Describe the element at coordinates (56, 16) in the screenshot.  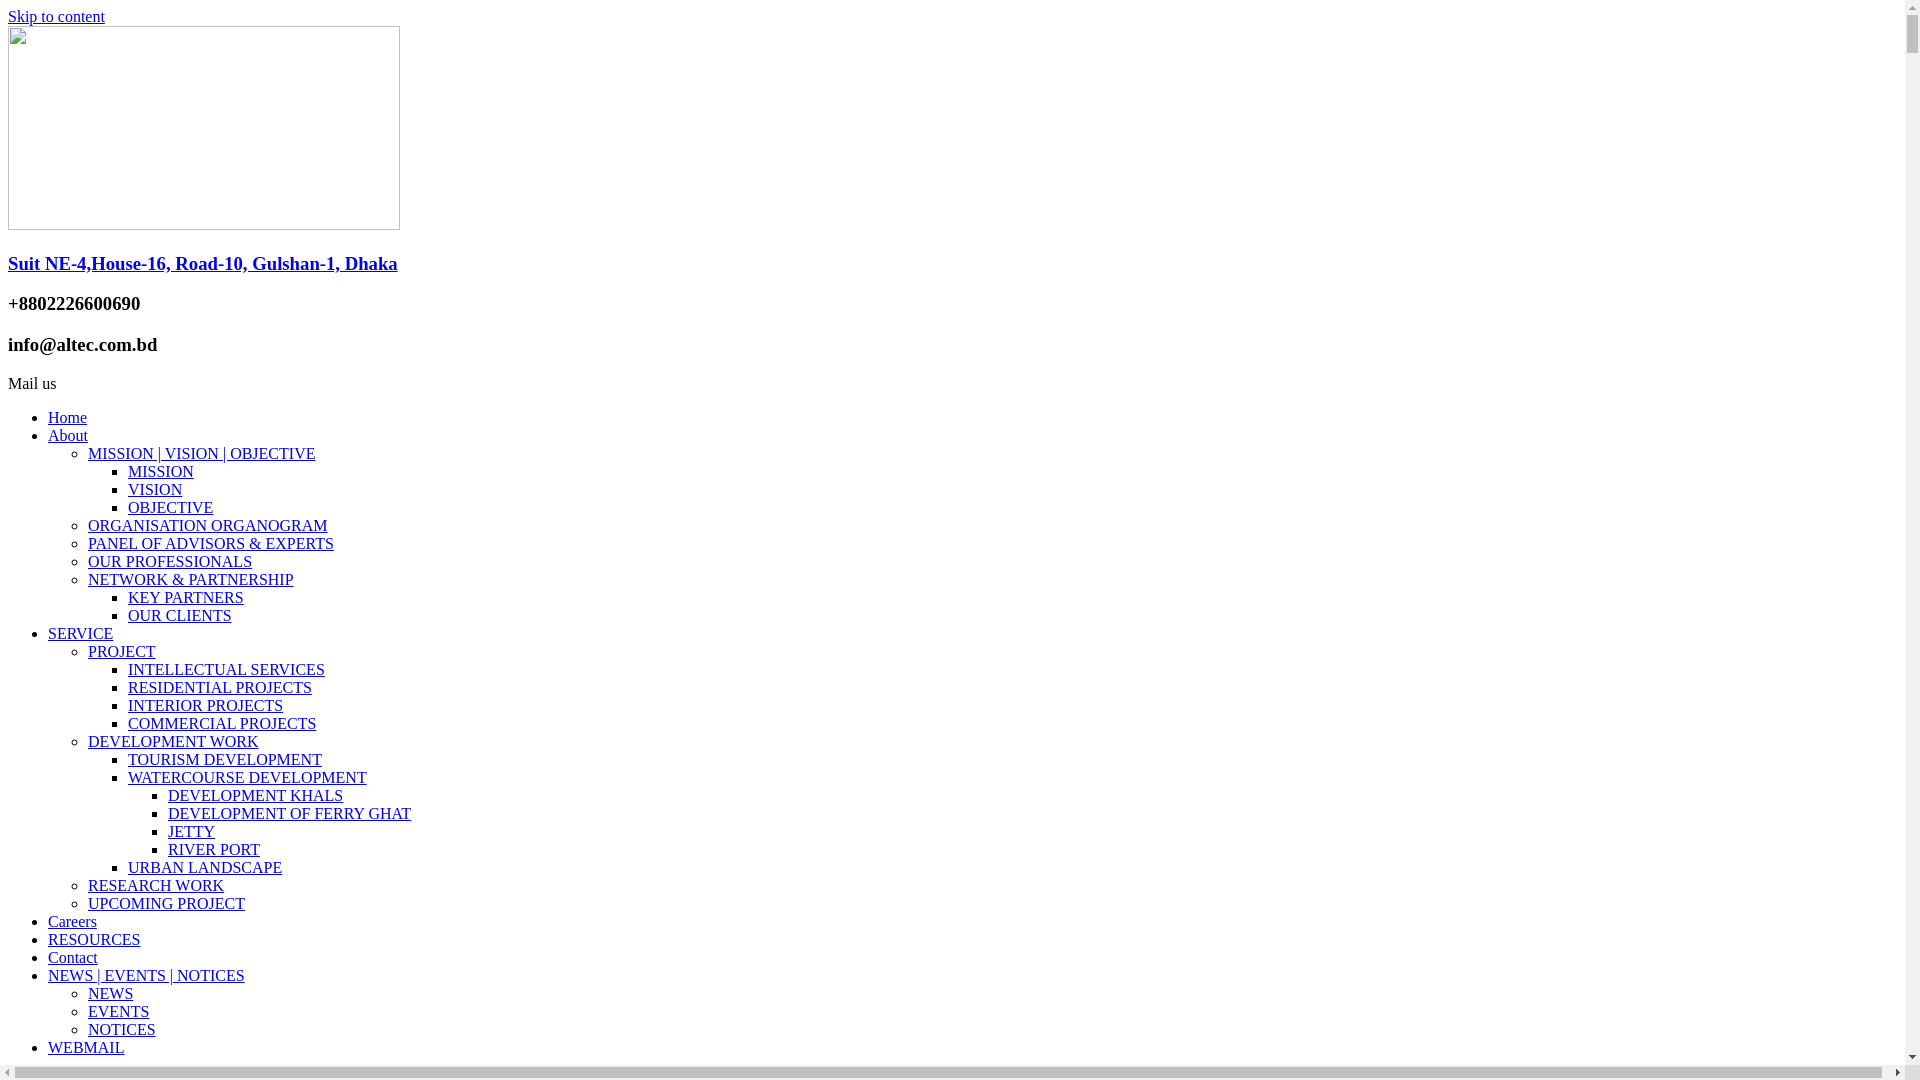
I see `'Skip to content'` at that location.